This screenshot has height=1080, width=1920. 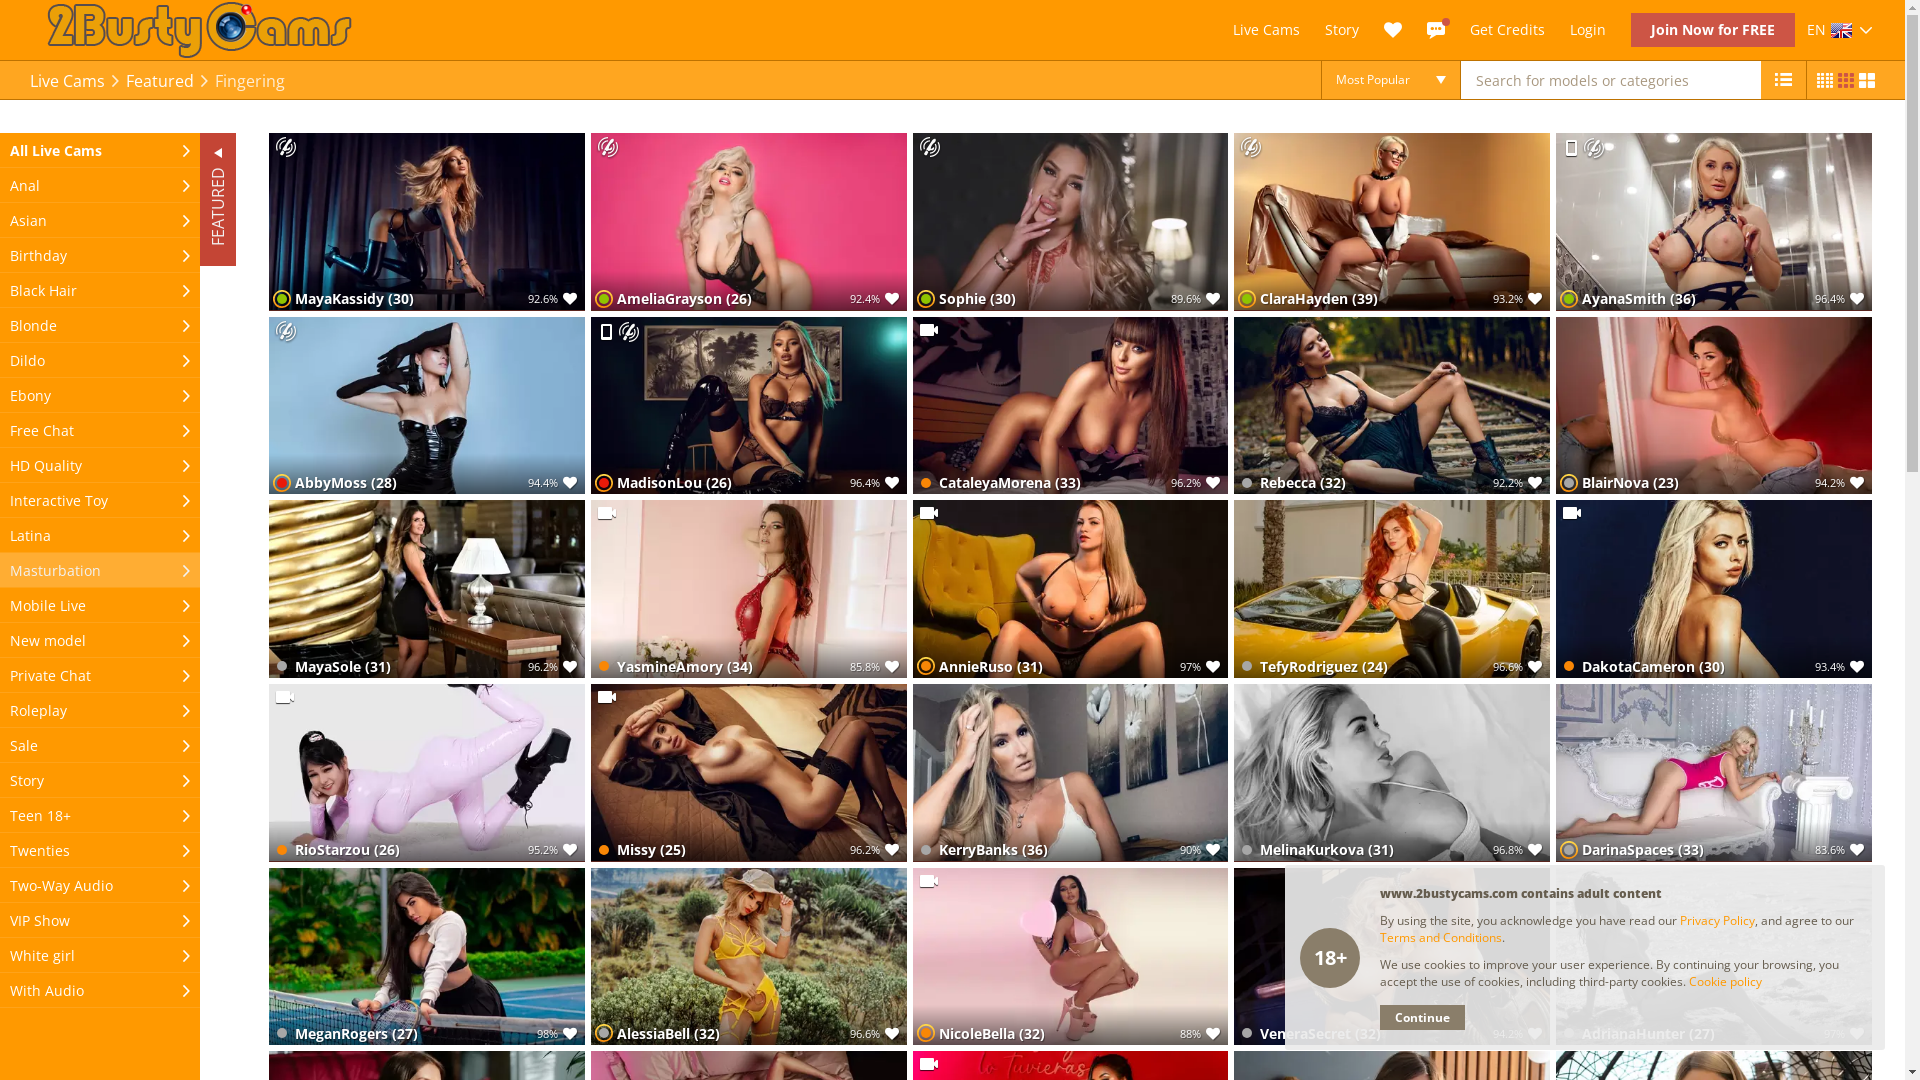 I want to click on 'Roleplay', so click(x=99, y=709).